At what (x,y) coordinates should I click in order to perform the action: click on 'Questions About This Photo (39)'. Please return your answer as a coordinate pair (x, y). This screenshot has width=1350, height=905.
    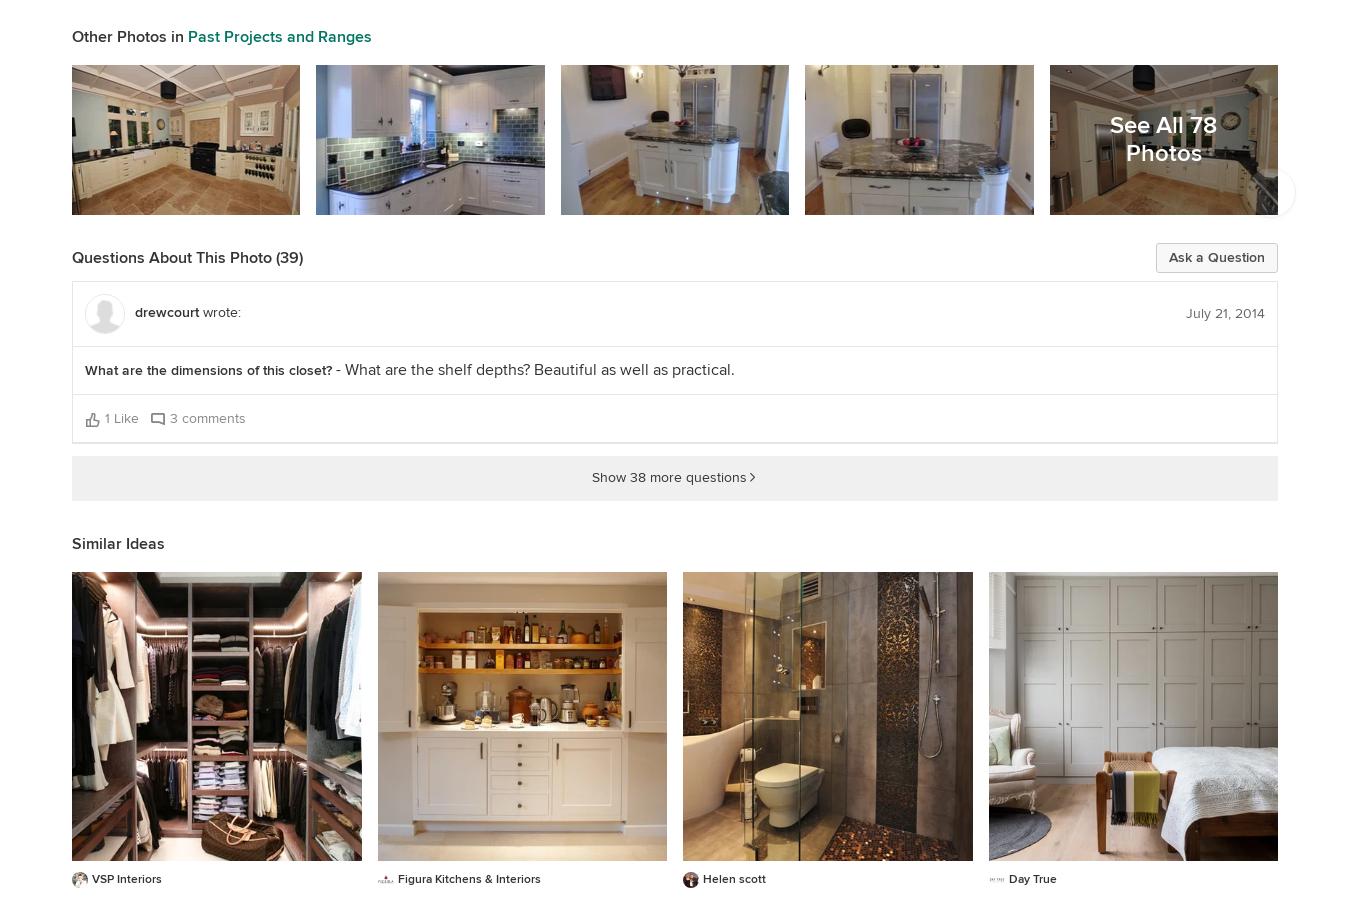
    Looking at the image, I should click on (187, 257).